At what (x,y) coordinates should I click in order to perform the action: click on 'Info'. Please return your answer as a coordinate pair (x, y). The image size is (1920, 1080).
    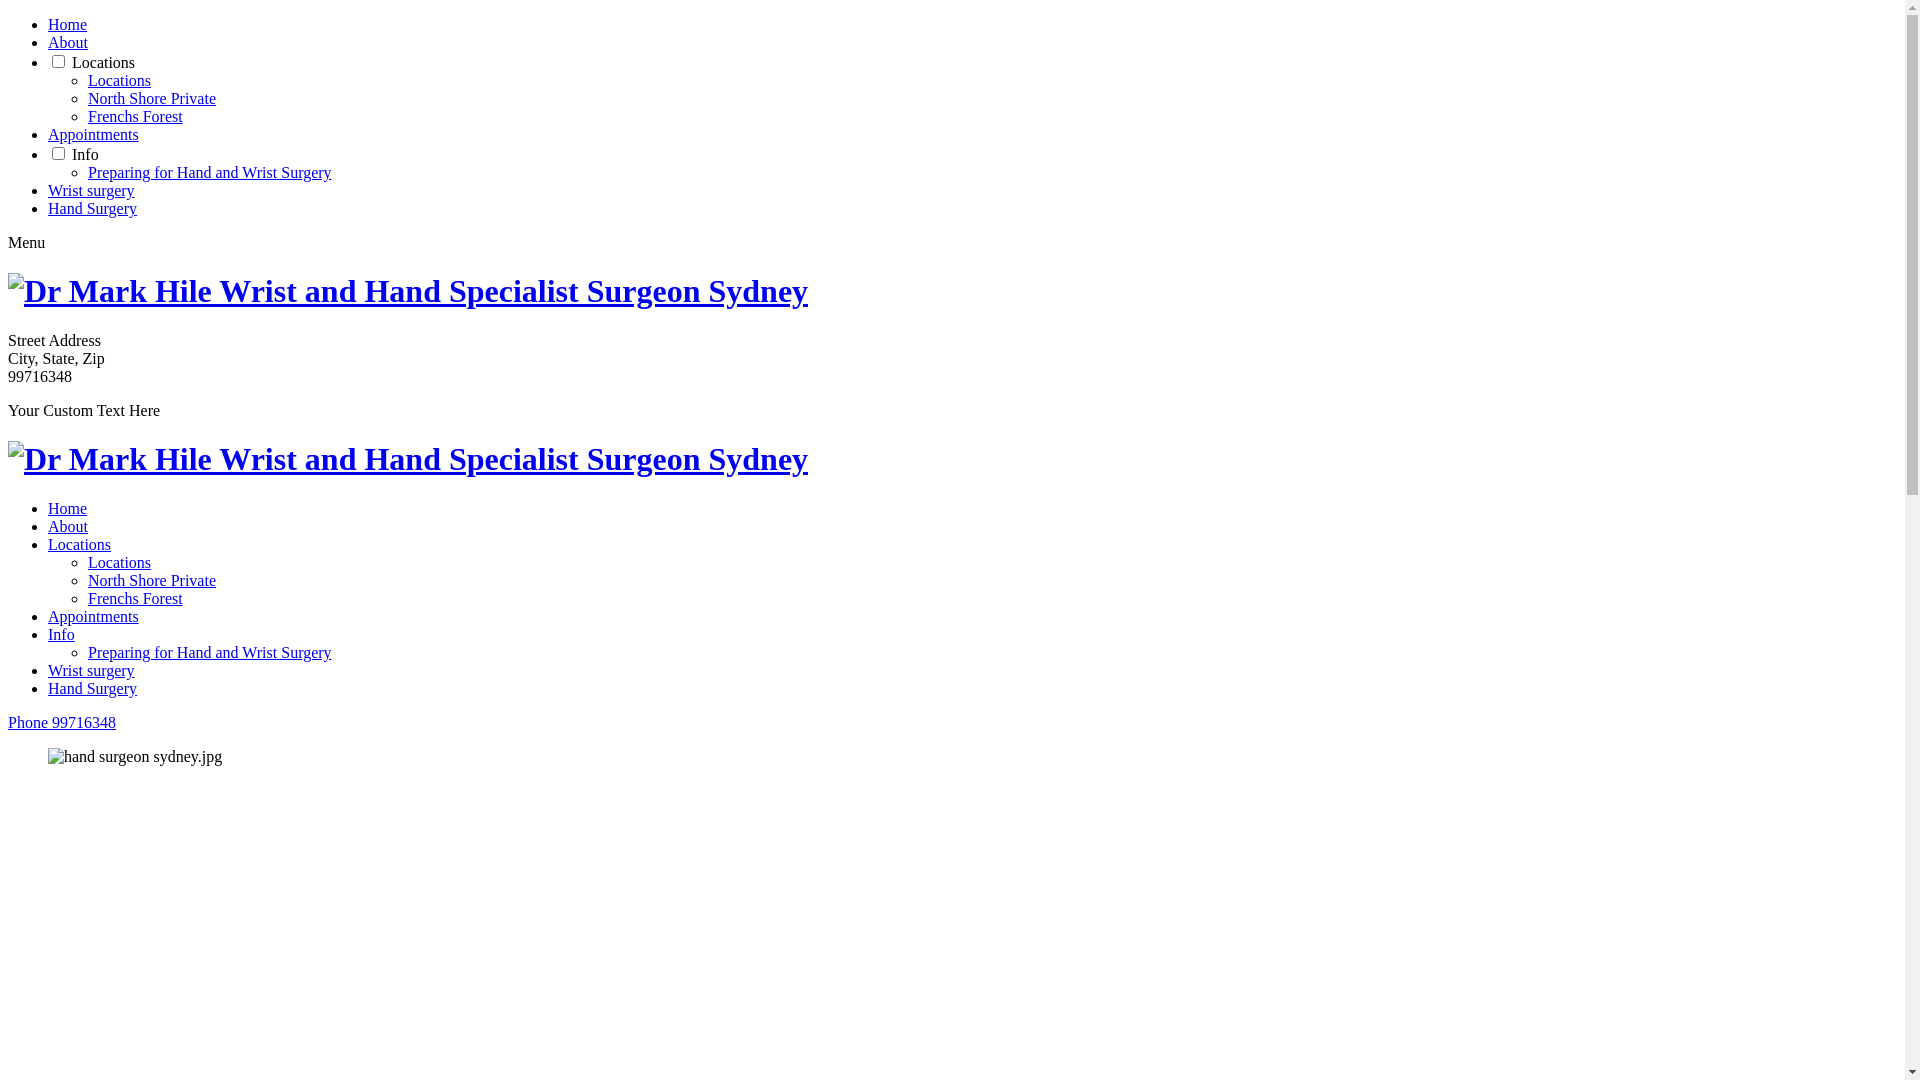
    Looking at the image, I should click on (84, 153).